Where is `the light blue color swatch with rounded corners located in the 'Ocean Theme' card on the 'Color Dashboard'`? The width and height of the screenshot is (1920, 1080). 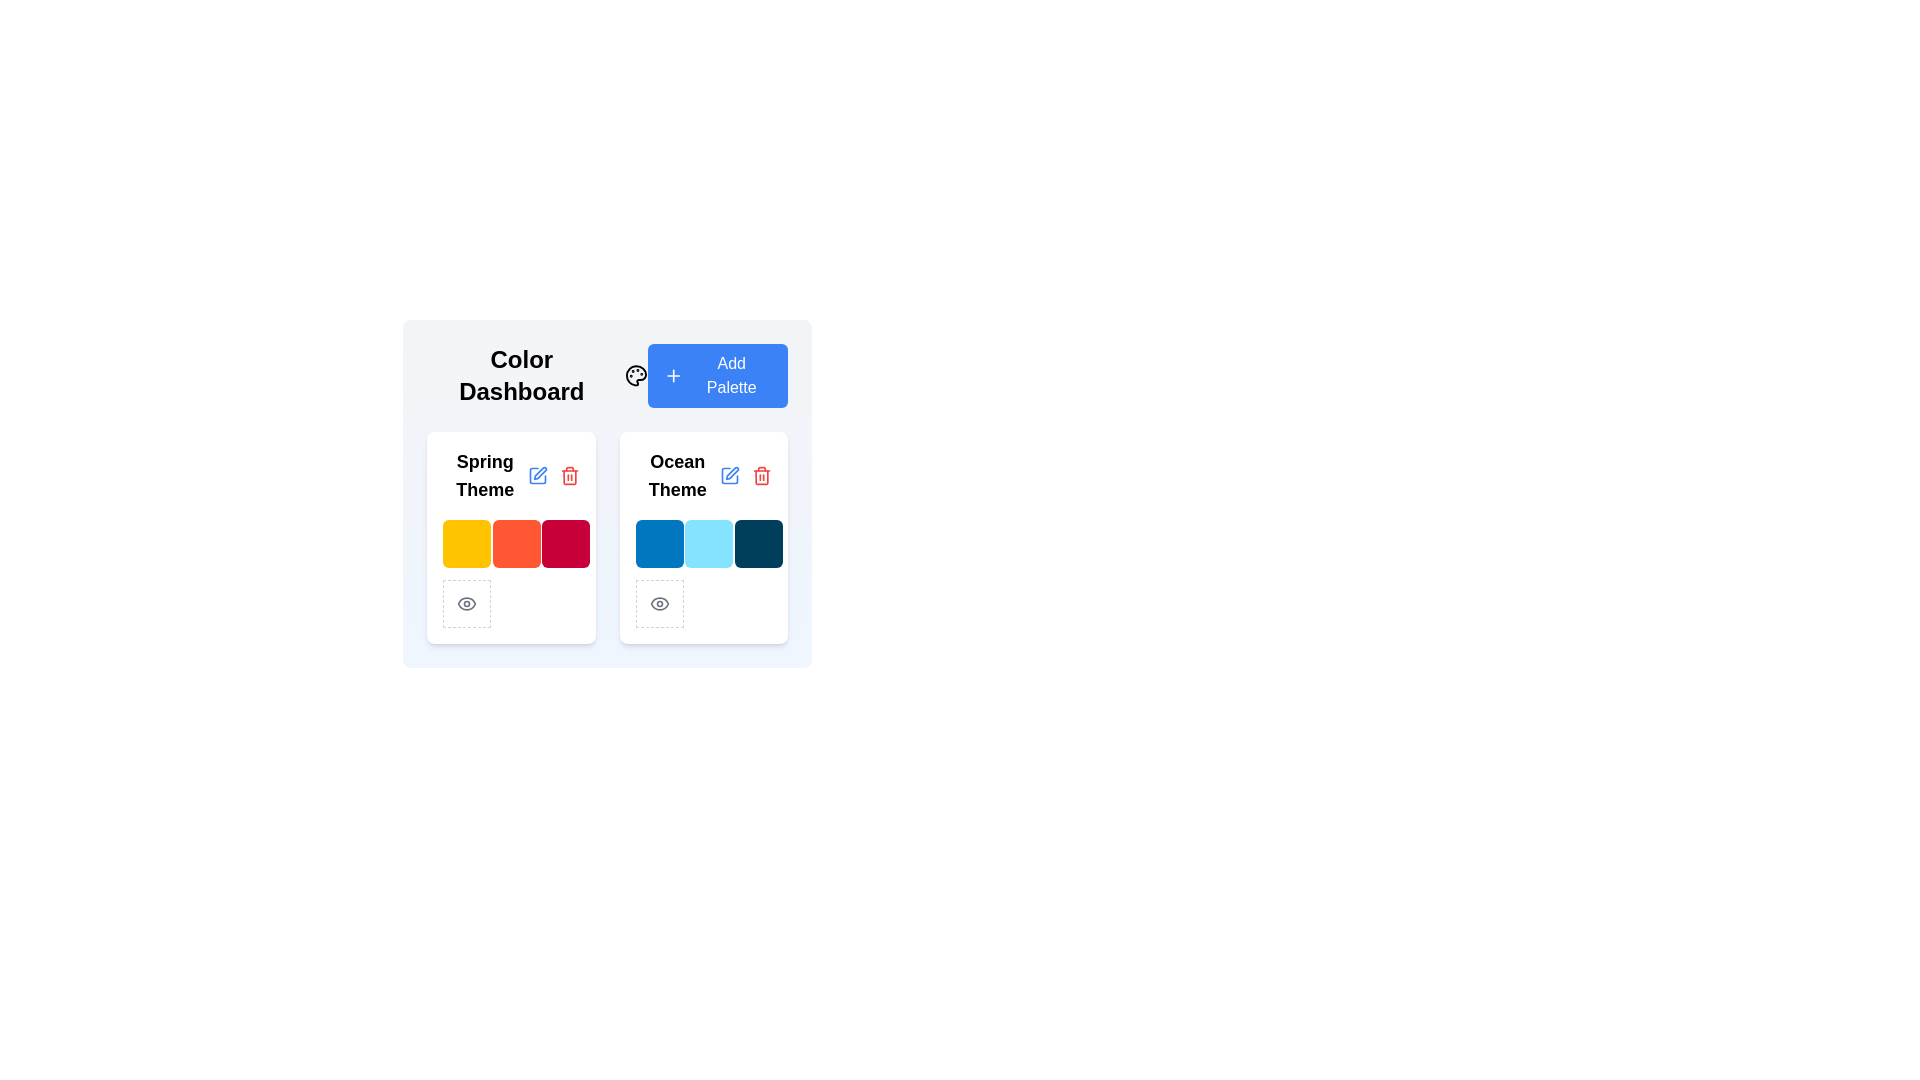
the light blue color swatch with rounded corners located in the 'Ocean Theme' card on the 'Color Dashboard' is located at coordinates (709, 543).